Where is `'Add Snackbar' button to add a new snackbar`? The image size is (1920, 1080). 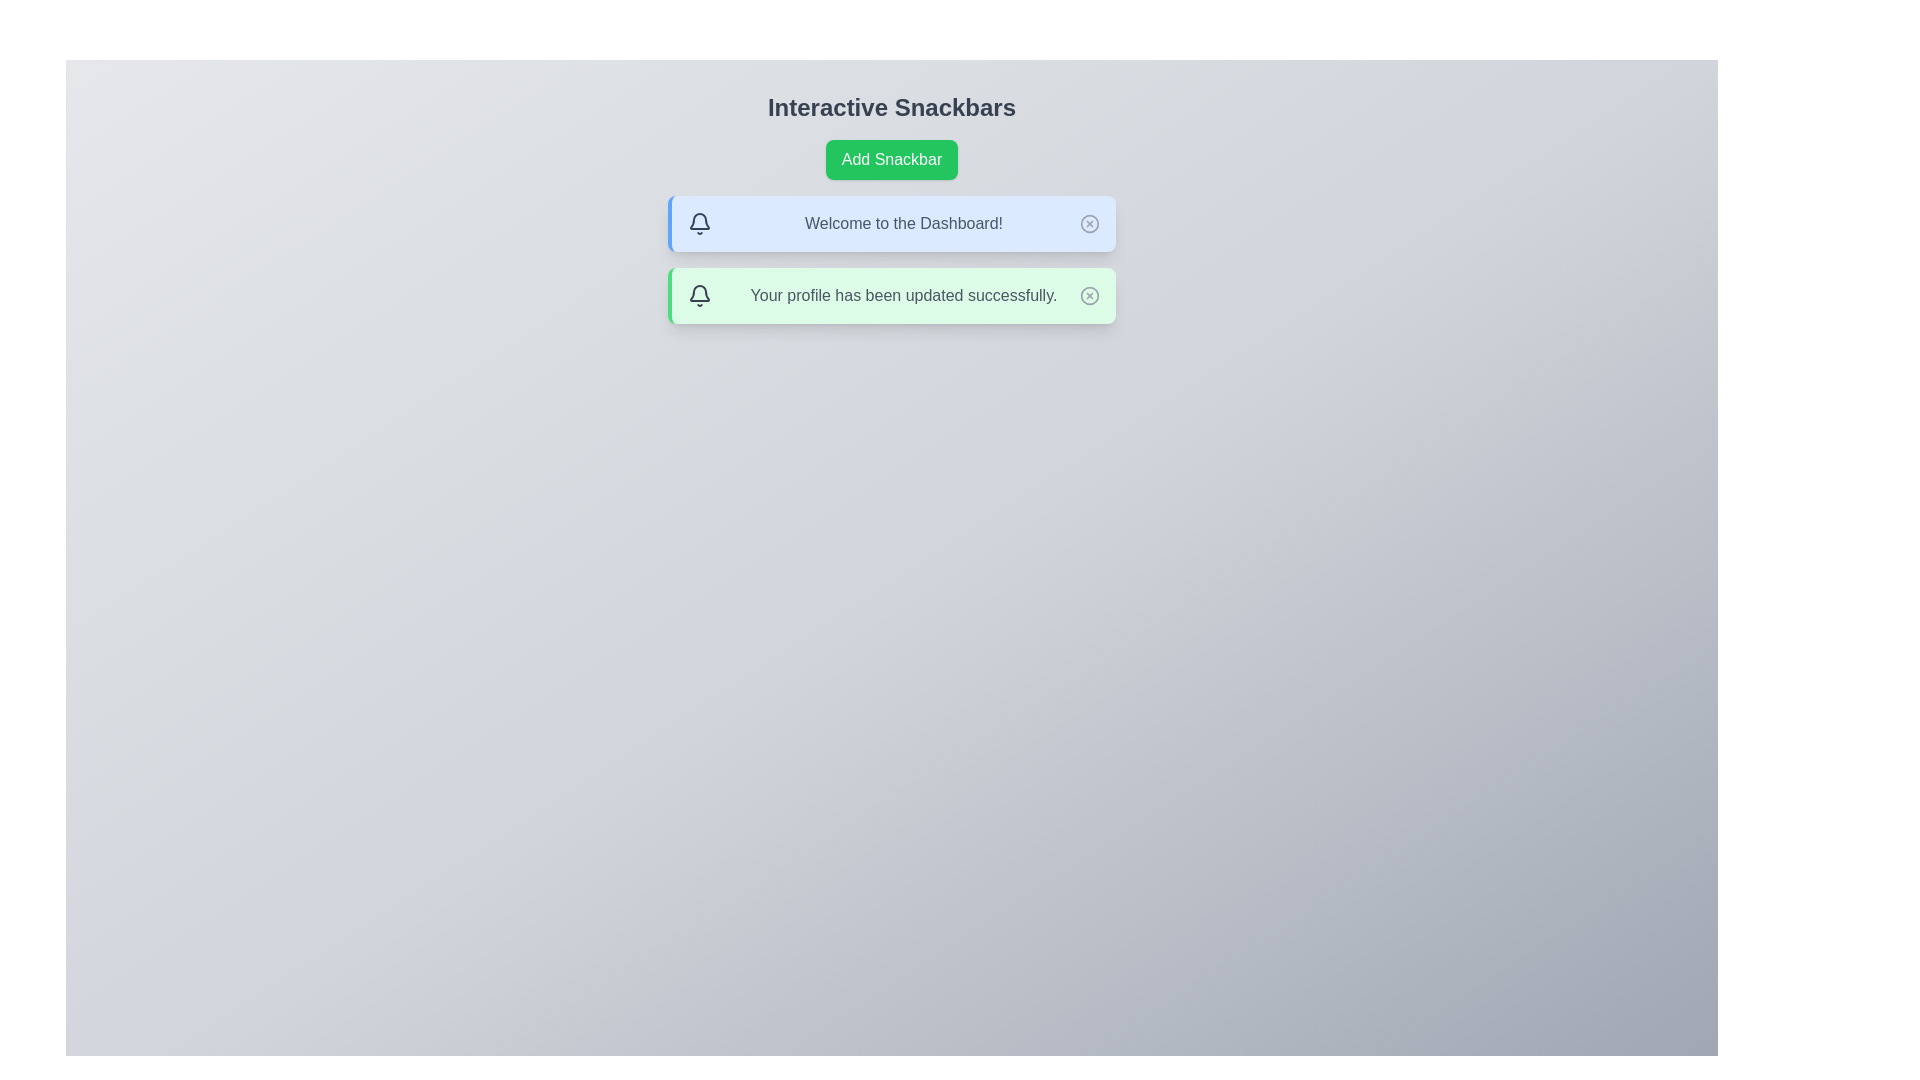
'Add Snackbar' button to add a new snackbar is located at coordinates (891, 158).